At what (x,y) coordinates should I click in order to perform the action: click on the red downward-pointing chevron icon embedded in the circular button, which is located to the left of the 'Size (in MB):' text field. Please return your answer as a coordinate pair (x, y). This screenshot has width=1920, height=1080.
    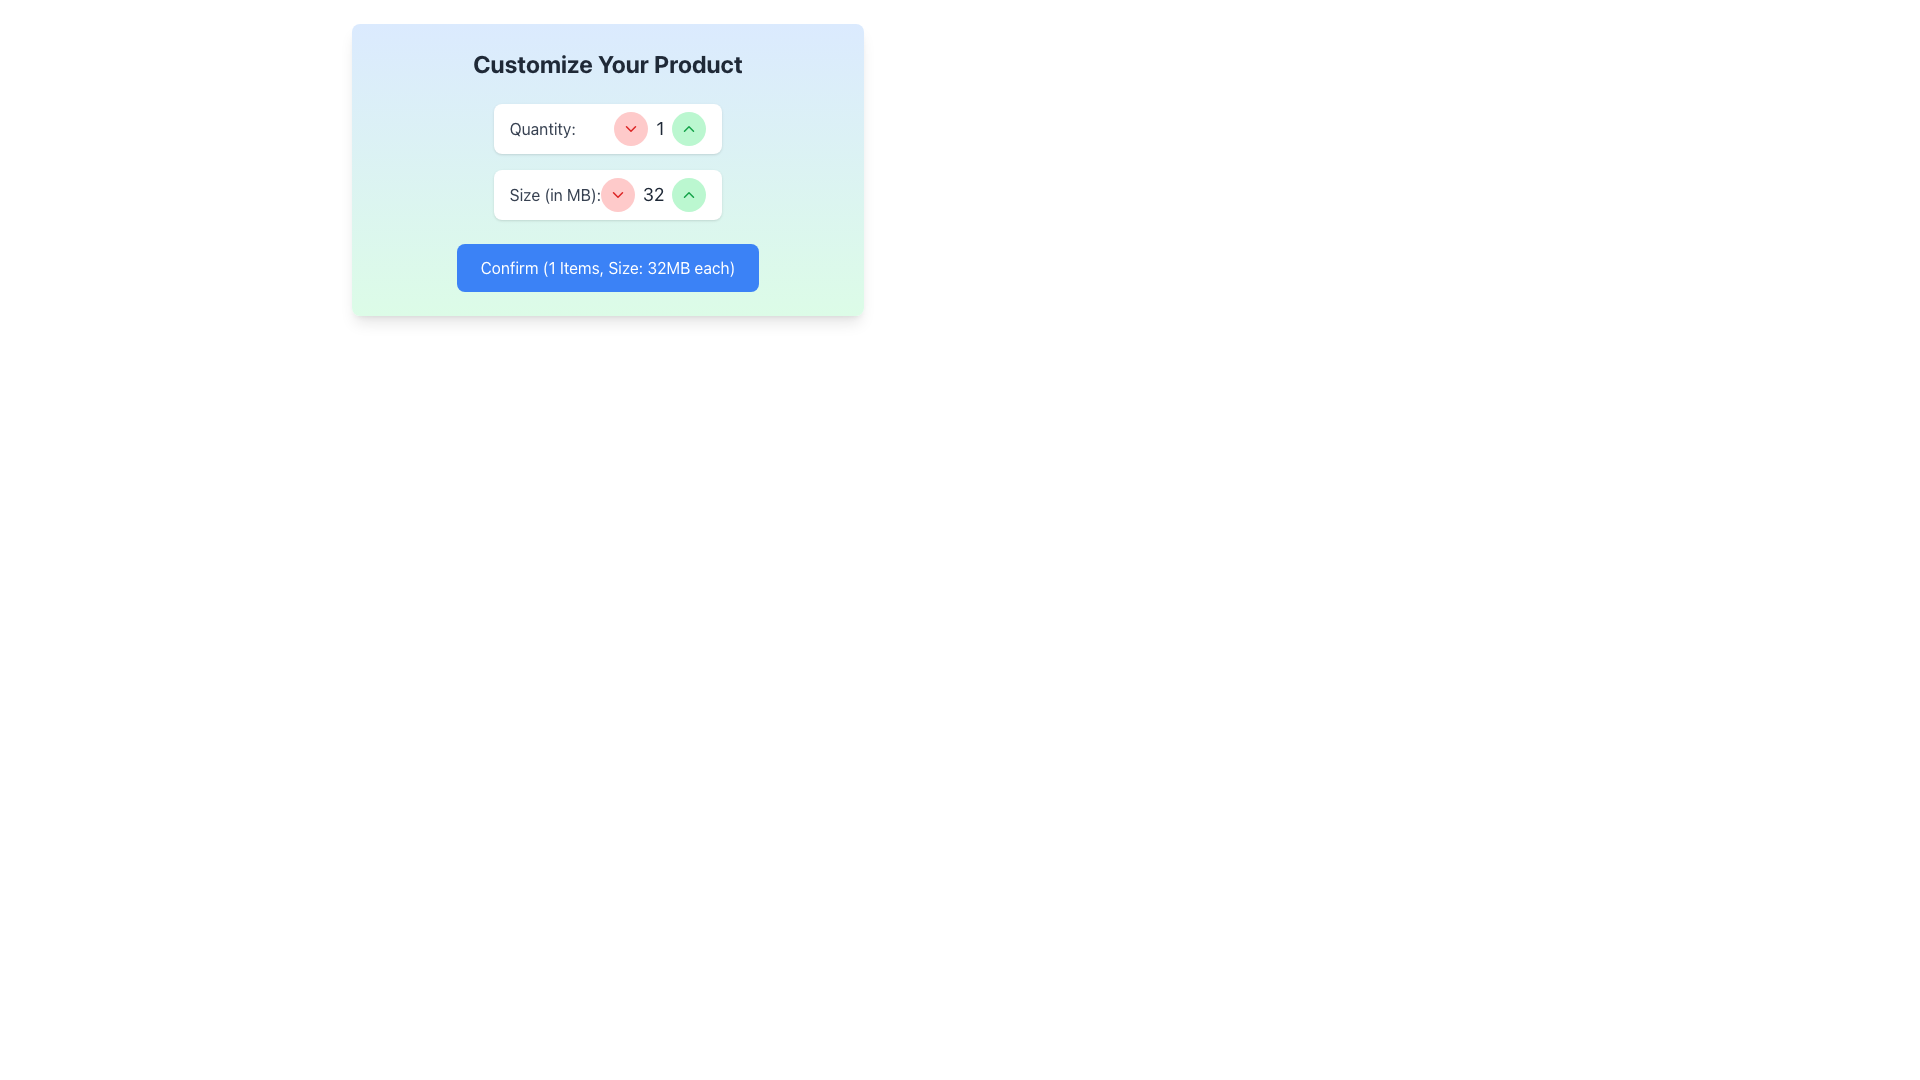
    Looking at the image, I should click on (617, 195).